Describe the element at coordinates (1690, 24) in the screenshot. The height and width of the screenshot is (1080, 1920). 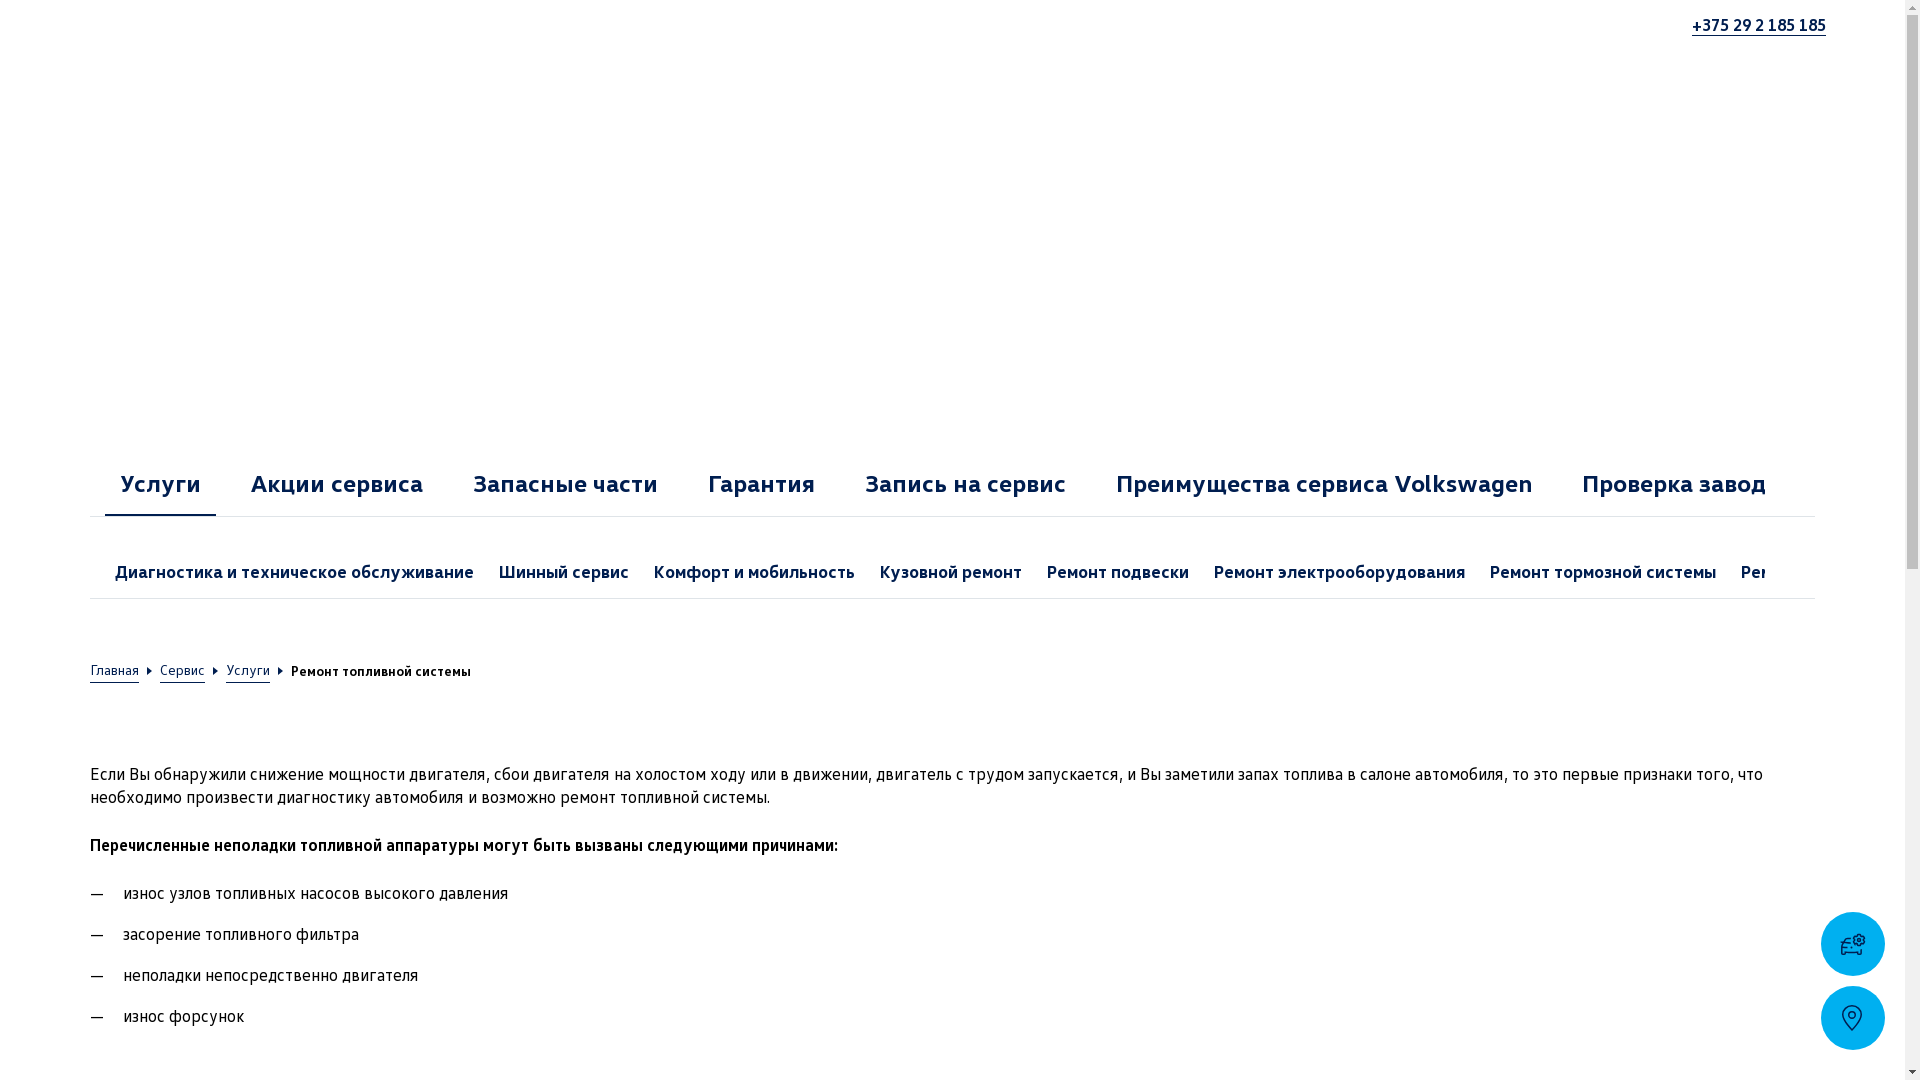
I see `'+375 29 2 185 185'` at that location.